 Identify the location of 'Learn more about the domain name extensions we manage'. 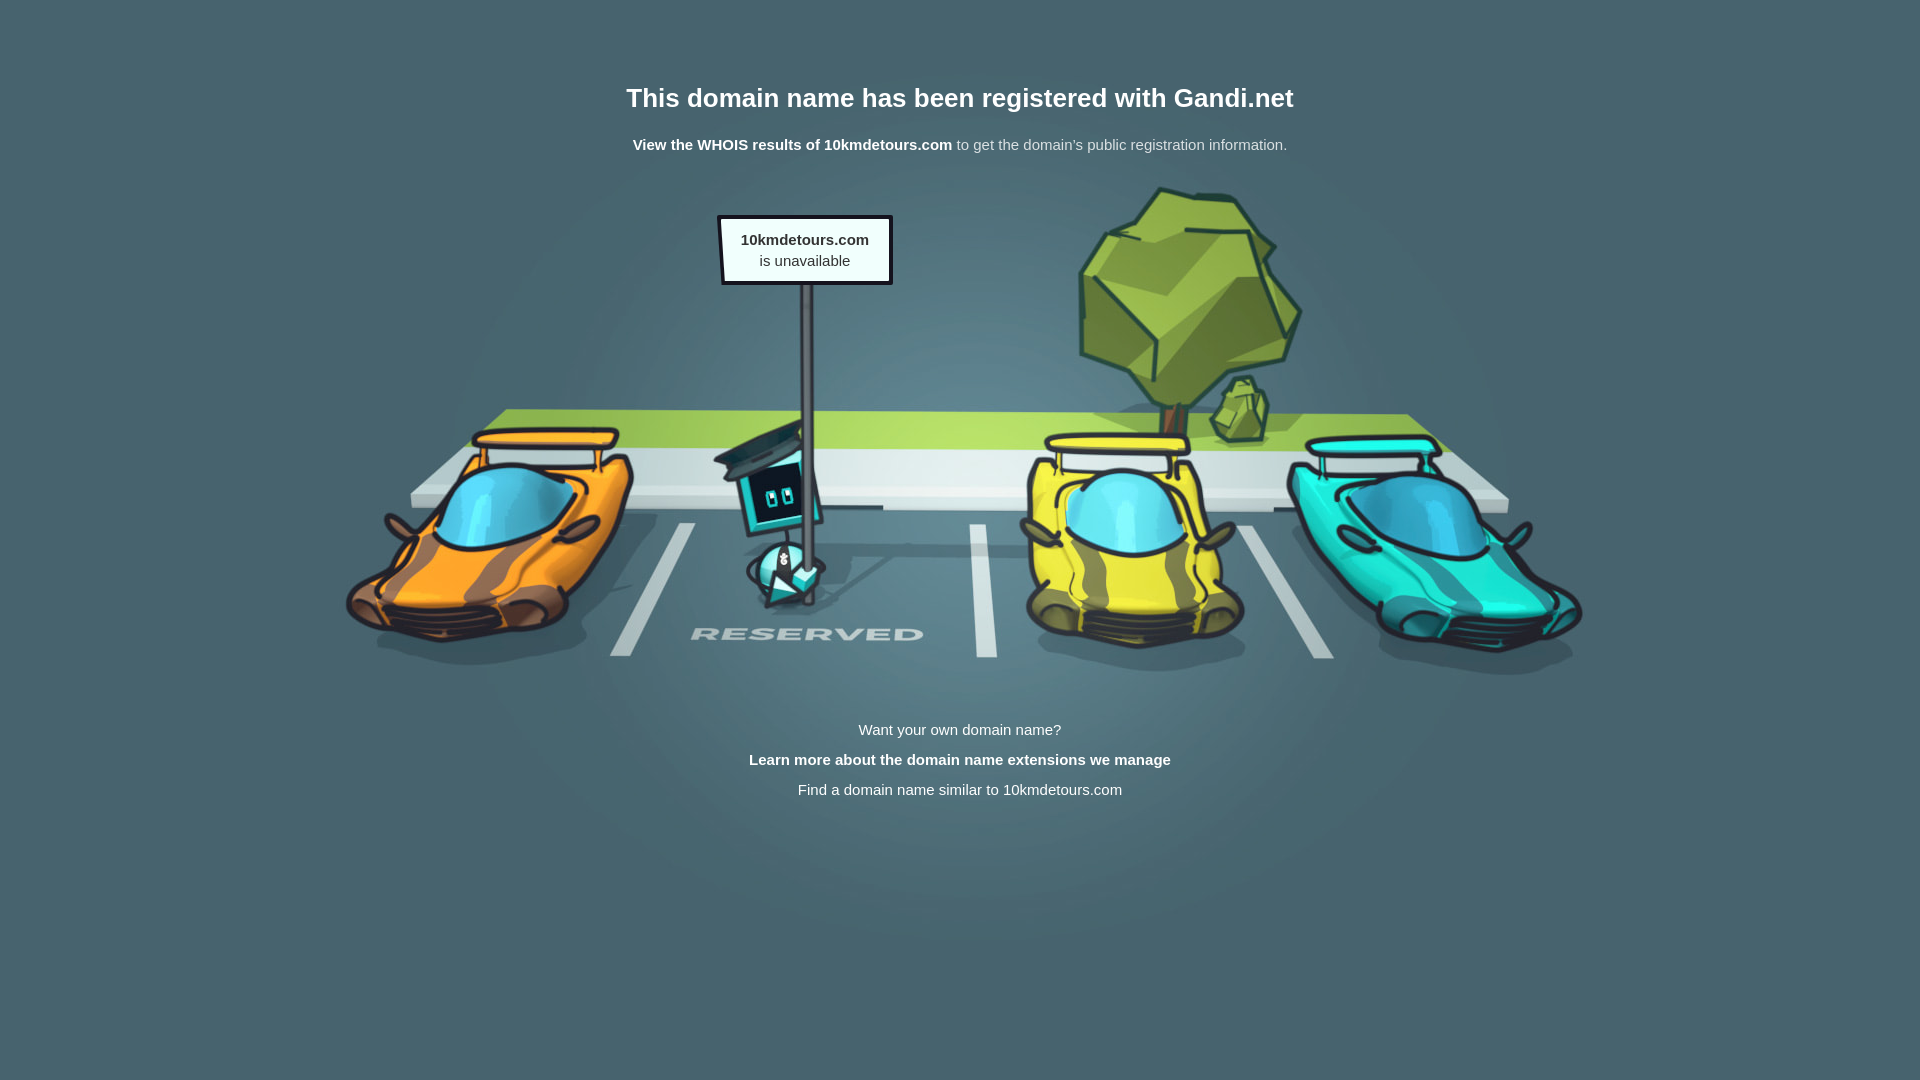
(960, 759).